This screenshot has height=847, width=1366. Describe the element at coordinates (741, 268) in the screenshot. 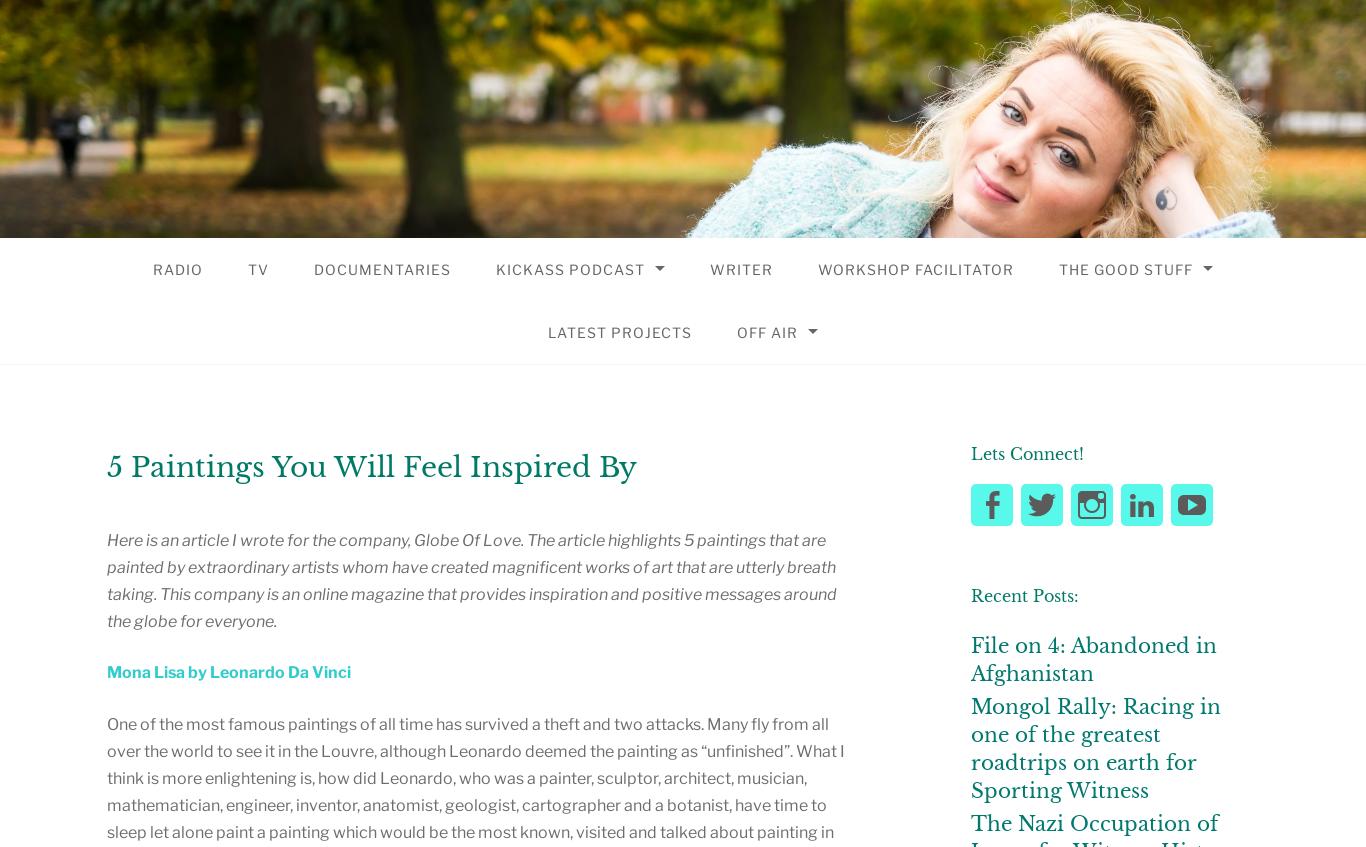

I see `'Writer'` at that location.